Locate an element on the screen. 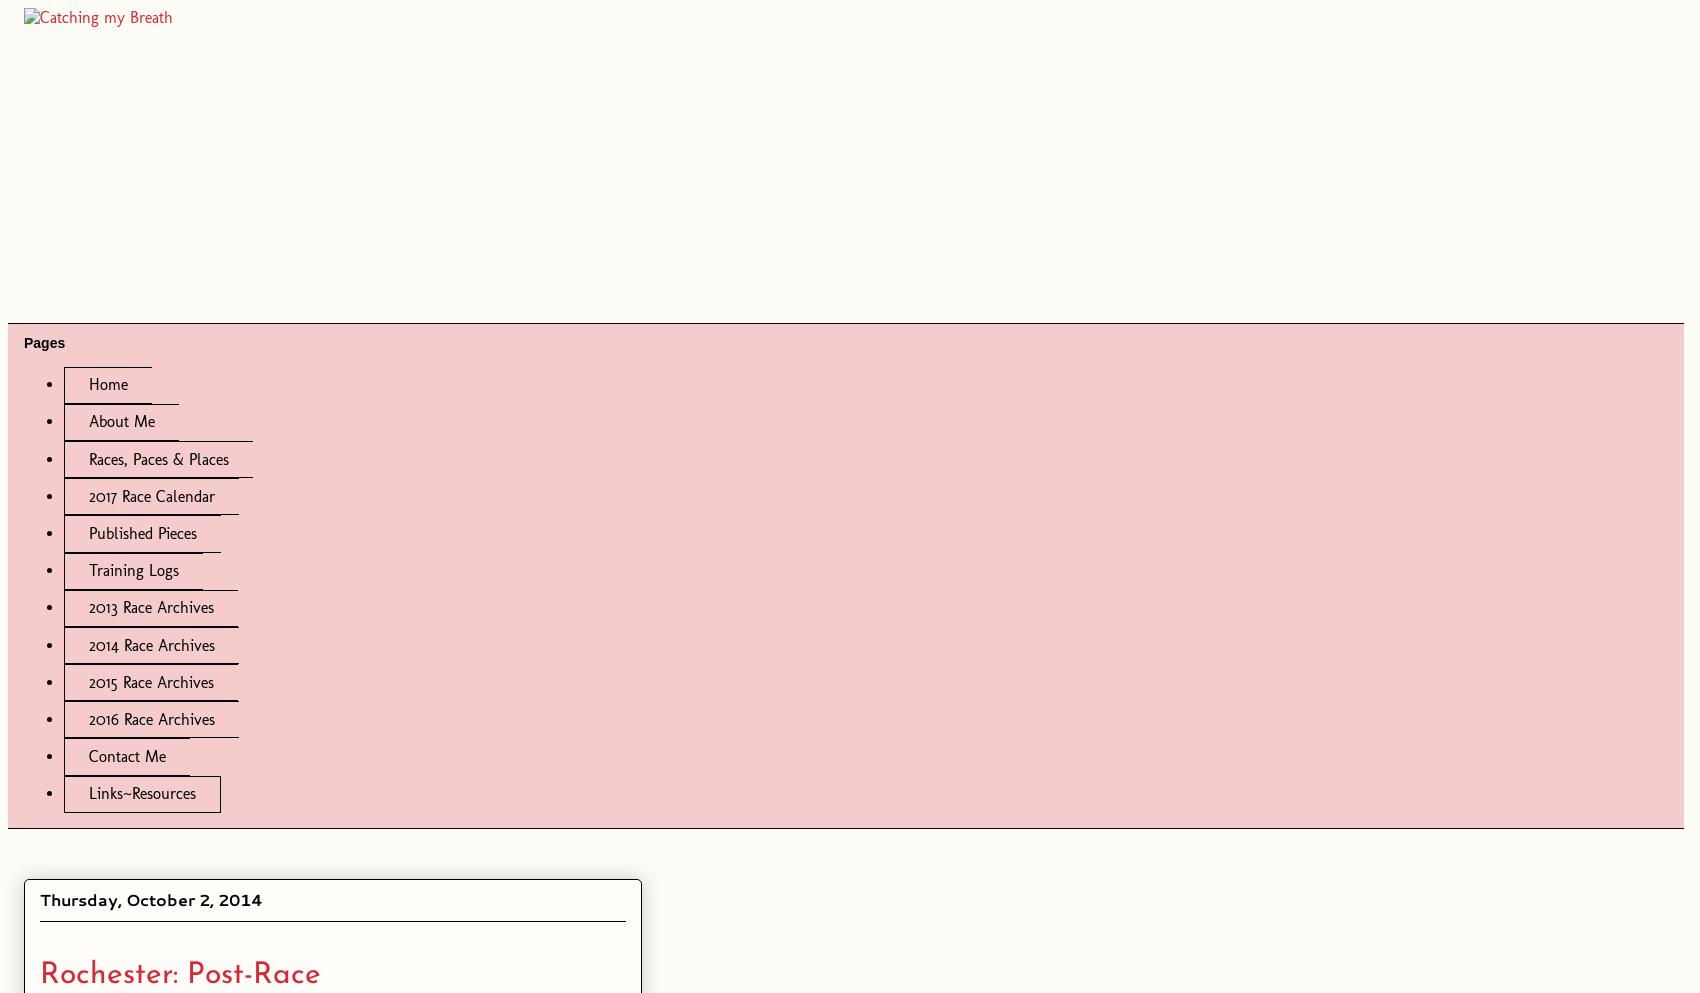 Image resolution: width=1700 pixels, height=993 pixels. 'Links~Resources' is located at coordinates (141, 792).